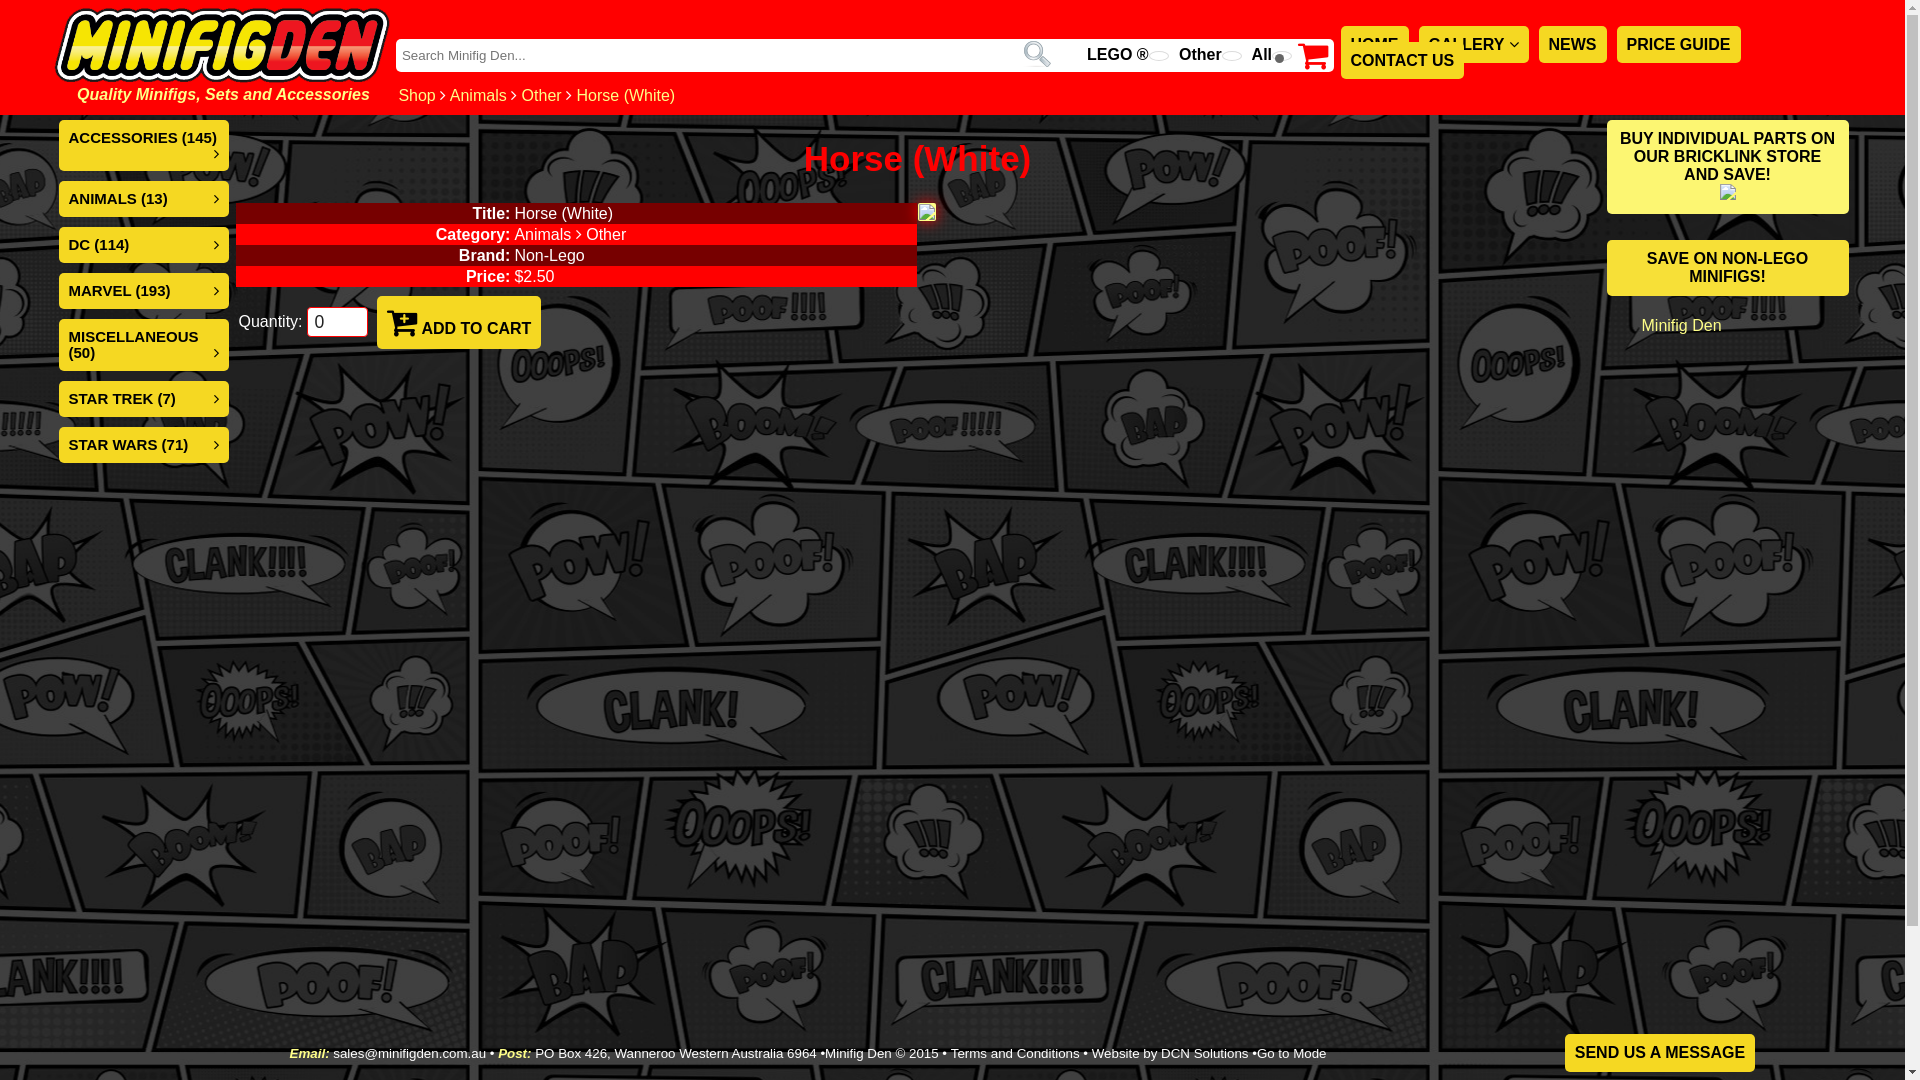  What do you see at coordinates (67, 198) in the screenshot?
I see `'ANIMALS (13)'` at bounding box center [67, 198].